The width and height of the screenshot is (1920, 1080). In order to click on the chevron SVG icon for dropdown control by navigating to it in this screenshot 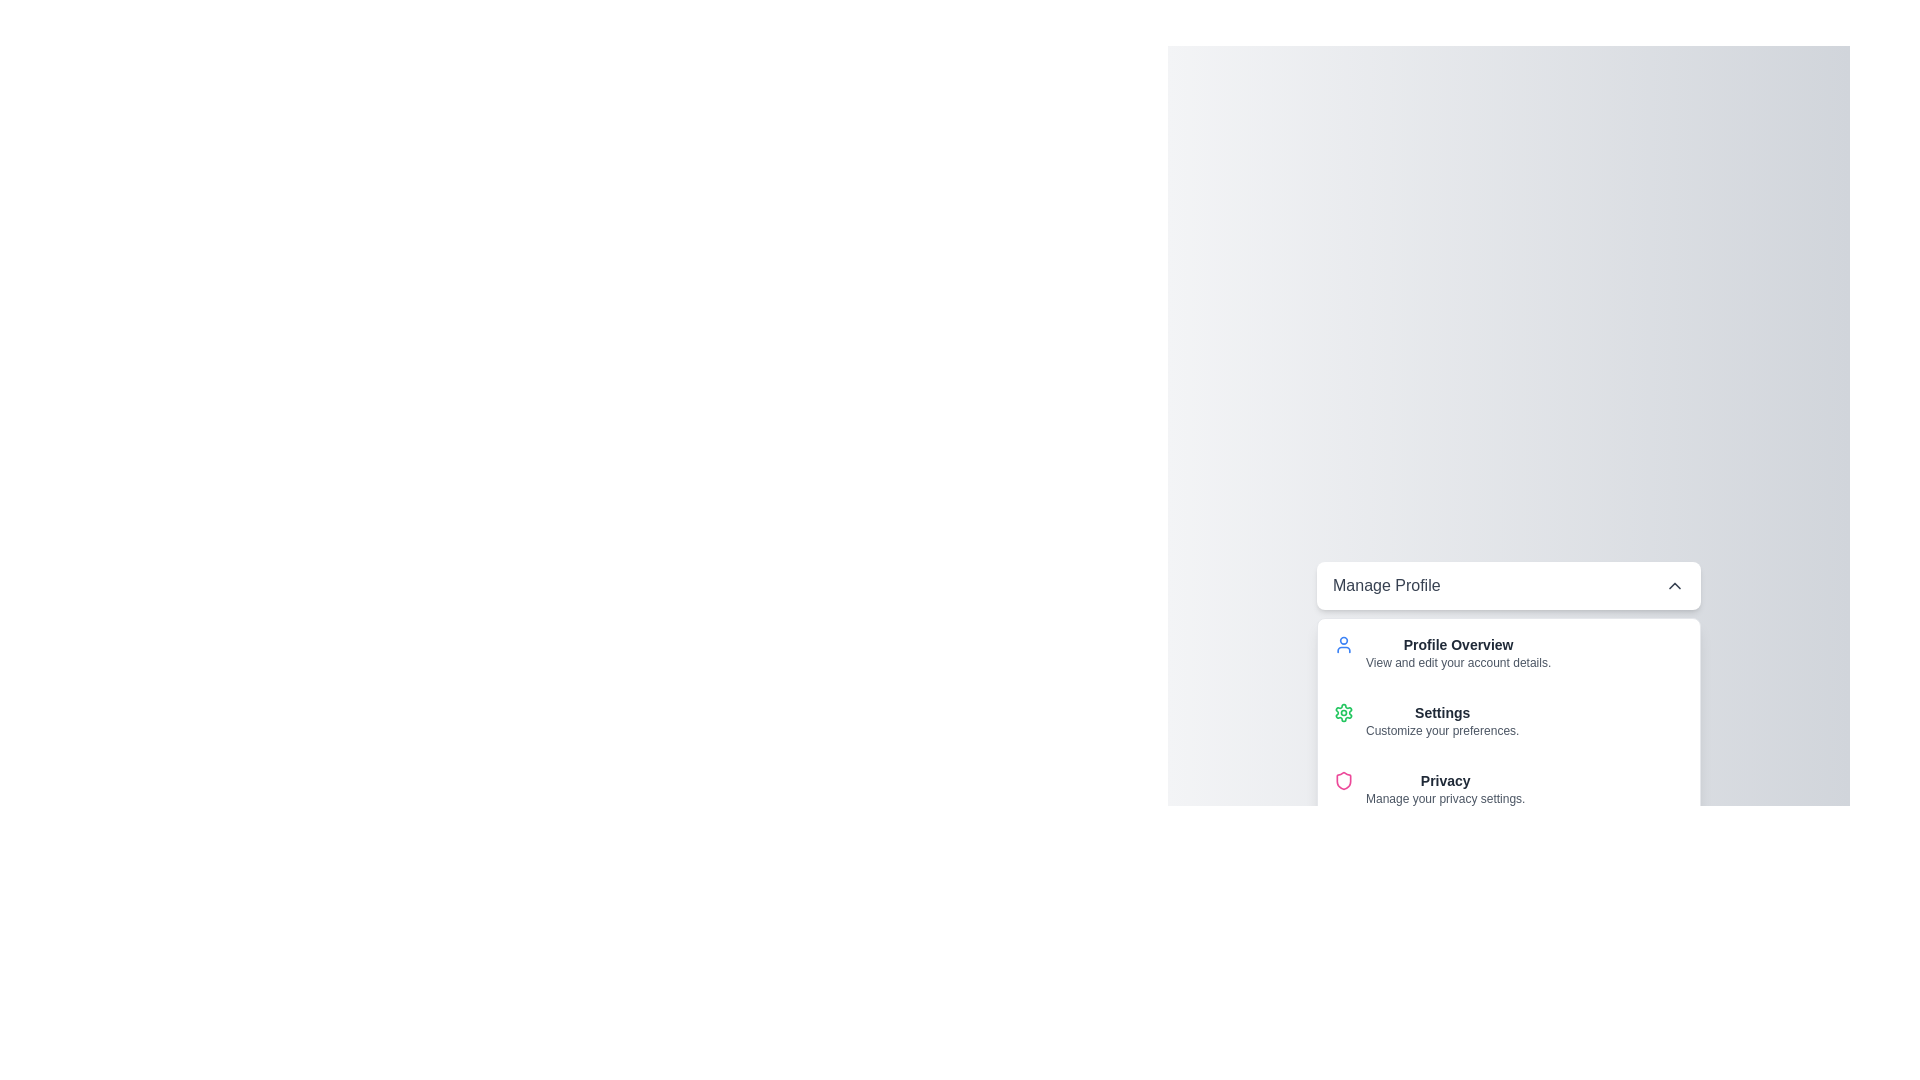, I will do `click(1675, 585)`.